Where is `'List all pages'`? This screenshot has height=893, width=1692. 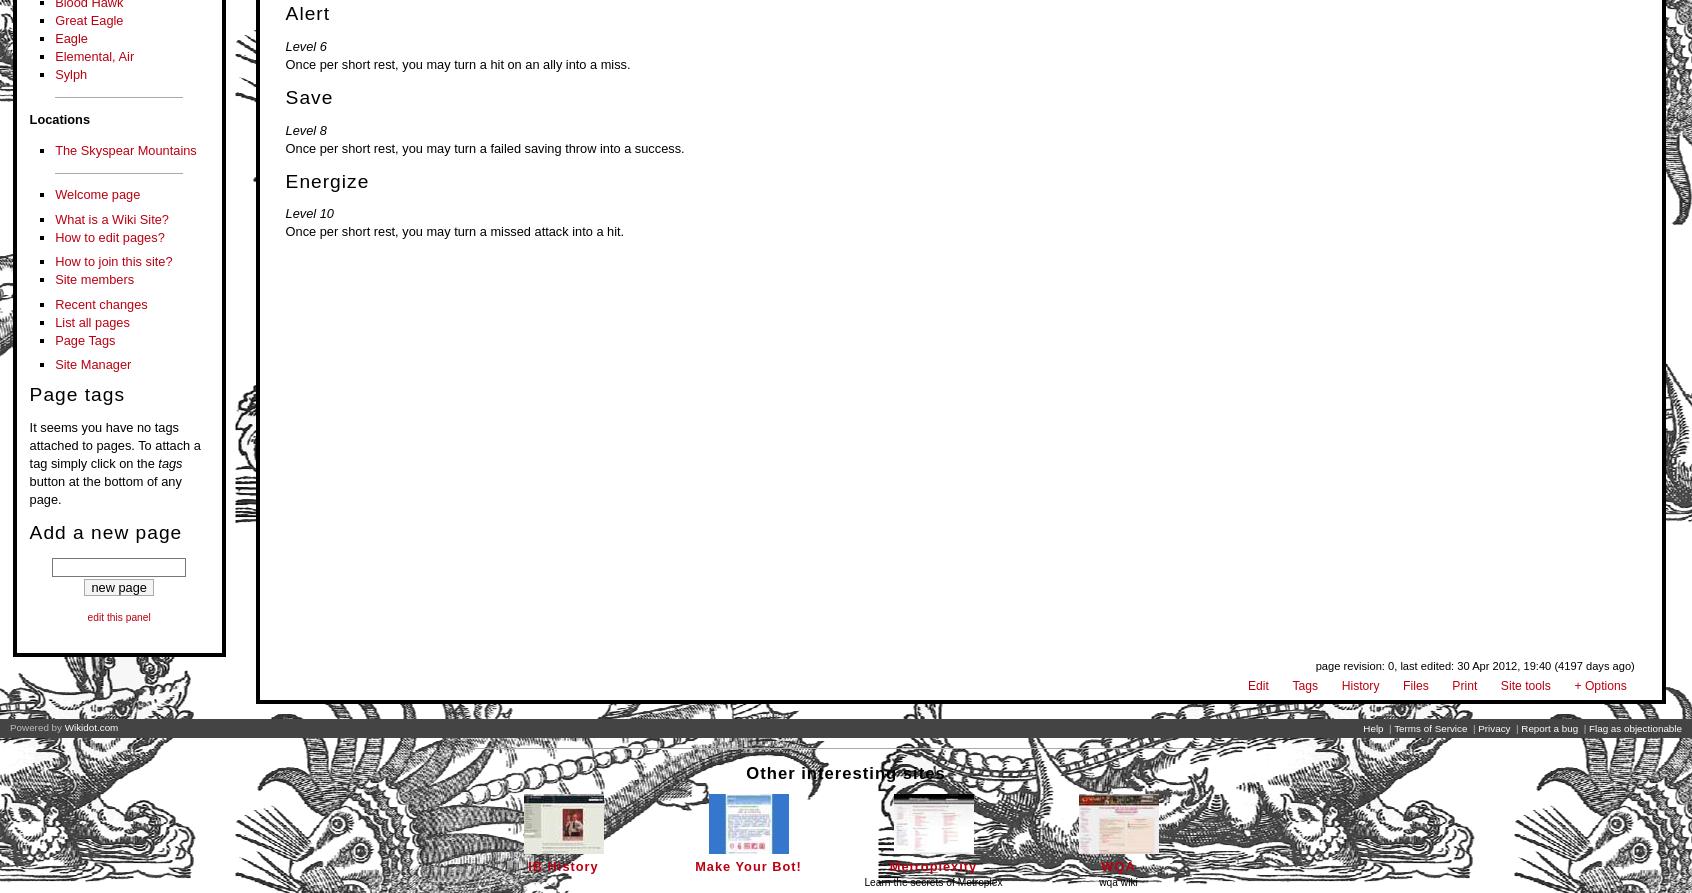 'List all pages' is located at coordinates (92, 321).